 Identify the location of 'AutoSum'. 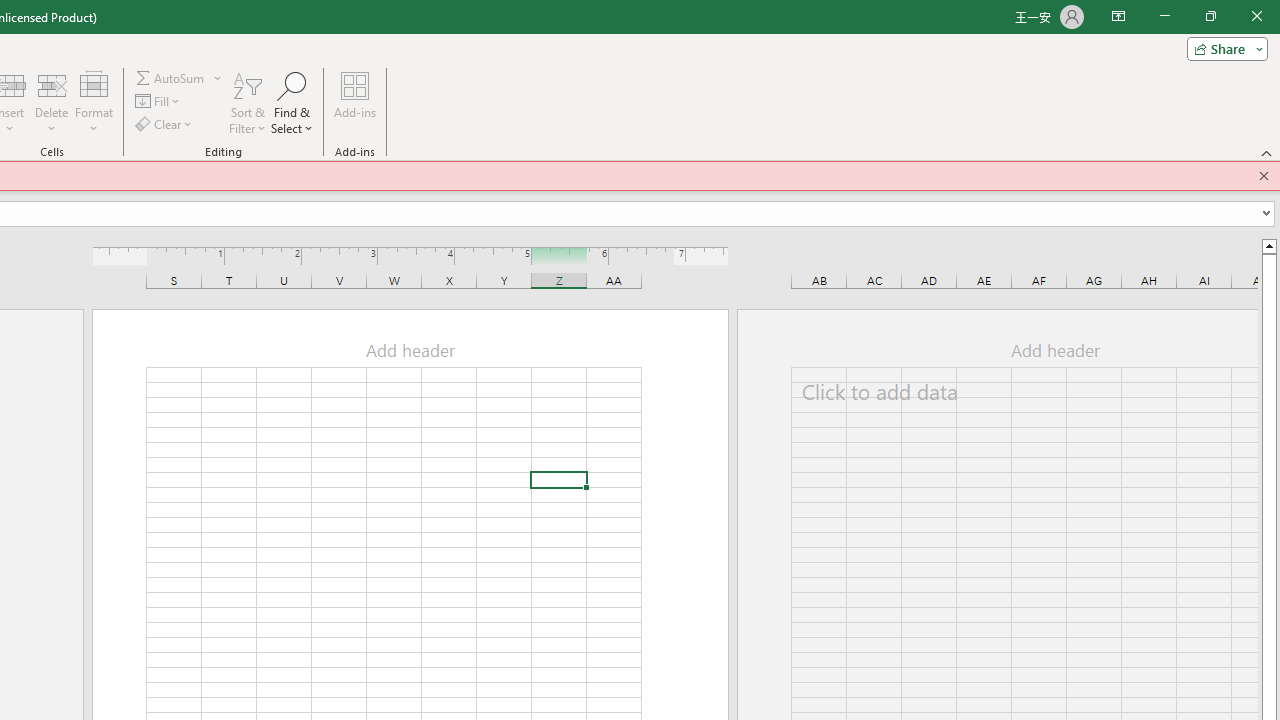
(179, 77).